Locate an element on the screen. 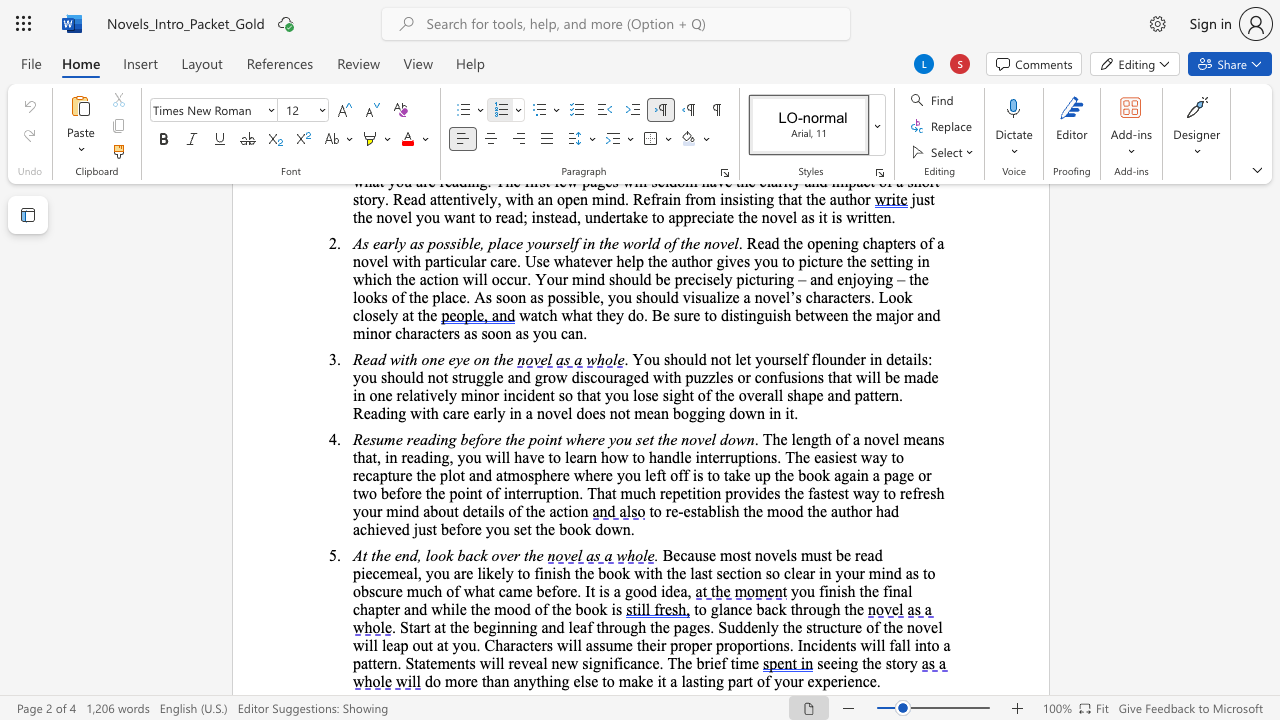 This screenshot has width=1280, height=720. the 1th character "a" in the text is located at coordinates (468, 555).